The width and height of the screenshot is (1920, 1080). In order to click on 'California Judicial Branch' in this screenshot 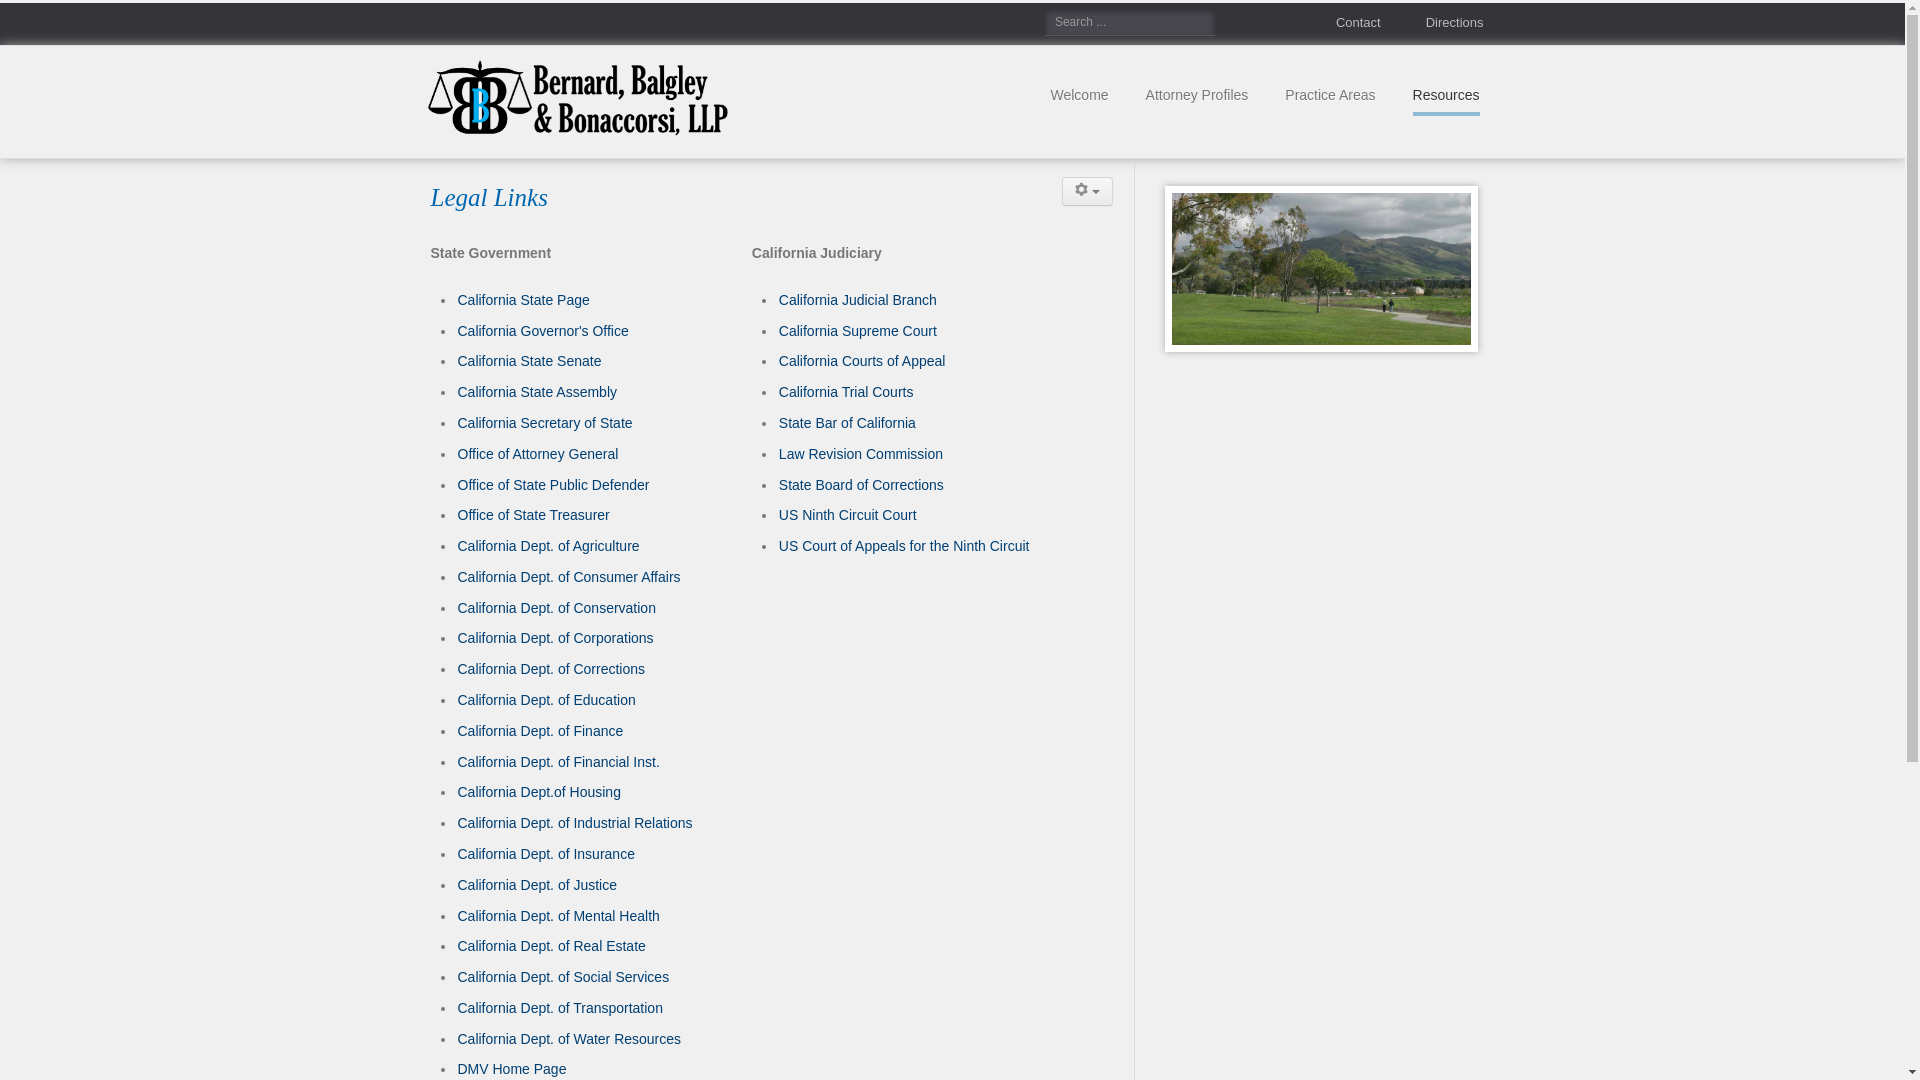, I will do `click(858, 300)`.